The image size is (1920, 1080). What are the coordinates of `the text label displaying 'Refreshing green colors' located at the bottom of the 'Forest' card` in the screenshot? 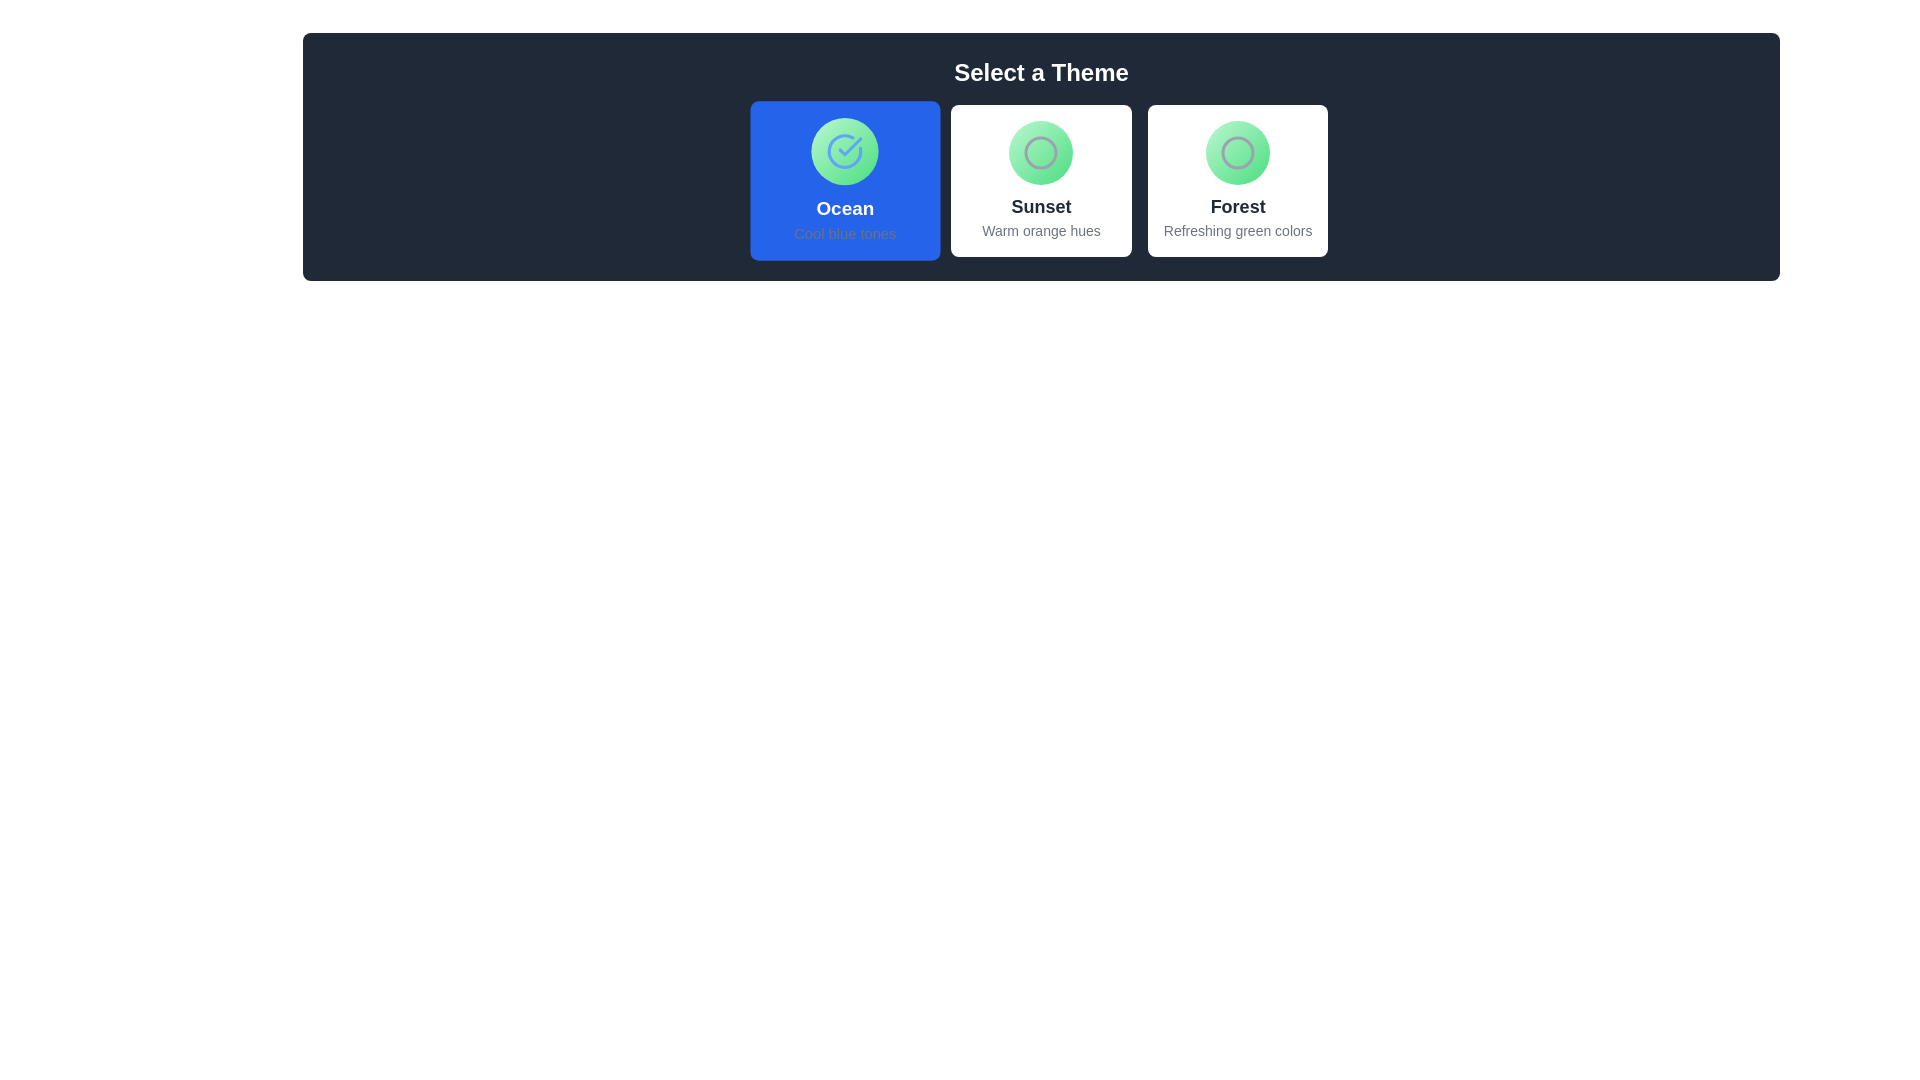 It's located at (1237, 230).